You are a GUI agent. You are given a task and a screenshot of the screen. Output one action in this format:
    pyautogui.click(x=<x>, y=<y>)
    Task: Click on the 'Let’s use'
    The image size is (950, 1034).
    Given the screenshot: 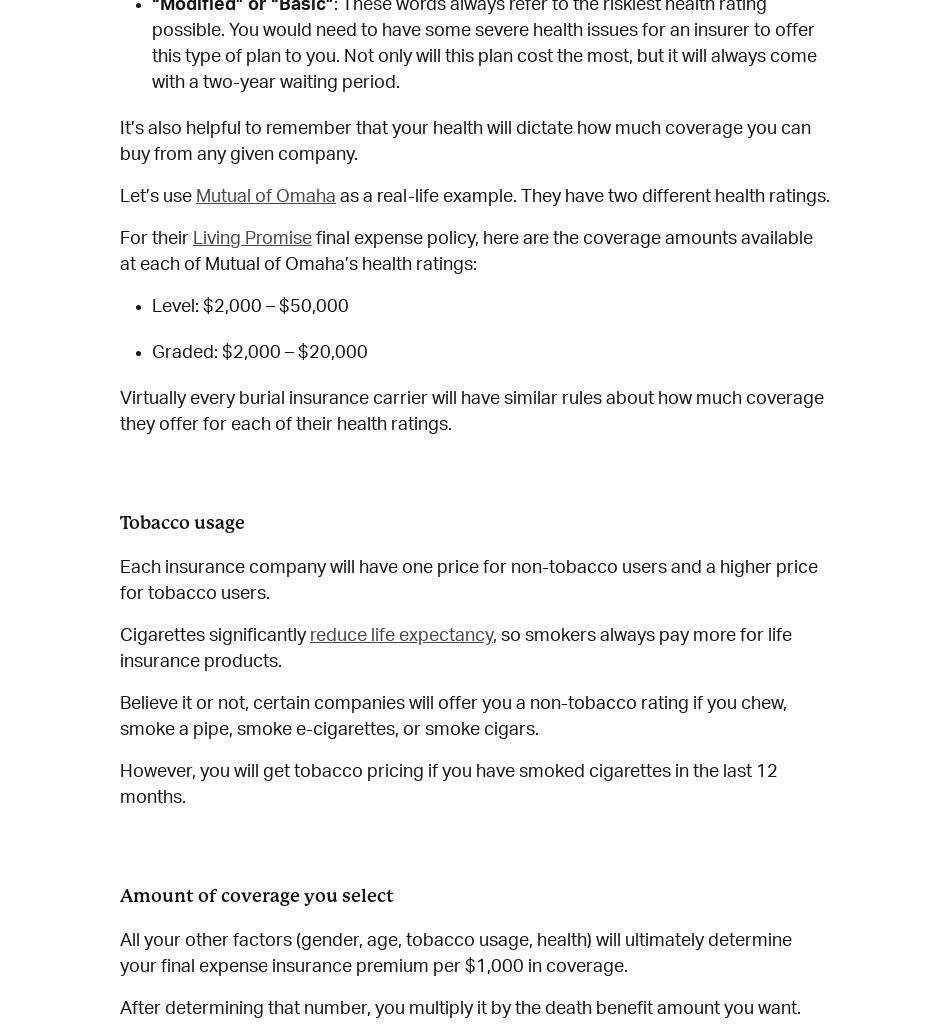 What is the action you would take?
    pyautogui.click(x=119, y=196)
    